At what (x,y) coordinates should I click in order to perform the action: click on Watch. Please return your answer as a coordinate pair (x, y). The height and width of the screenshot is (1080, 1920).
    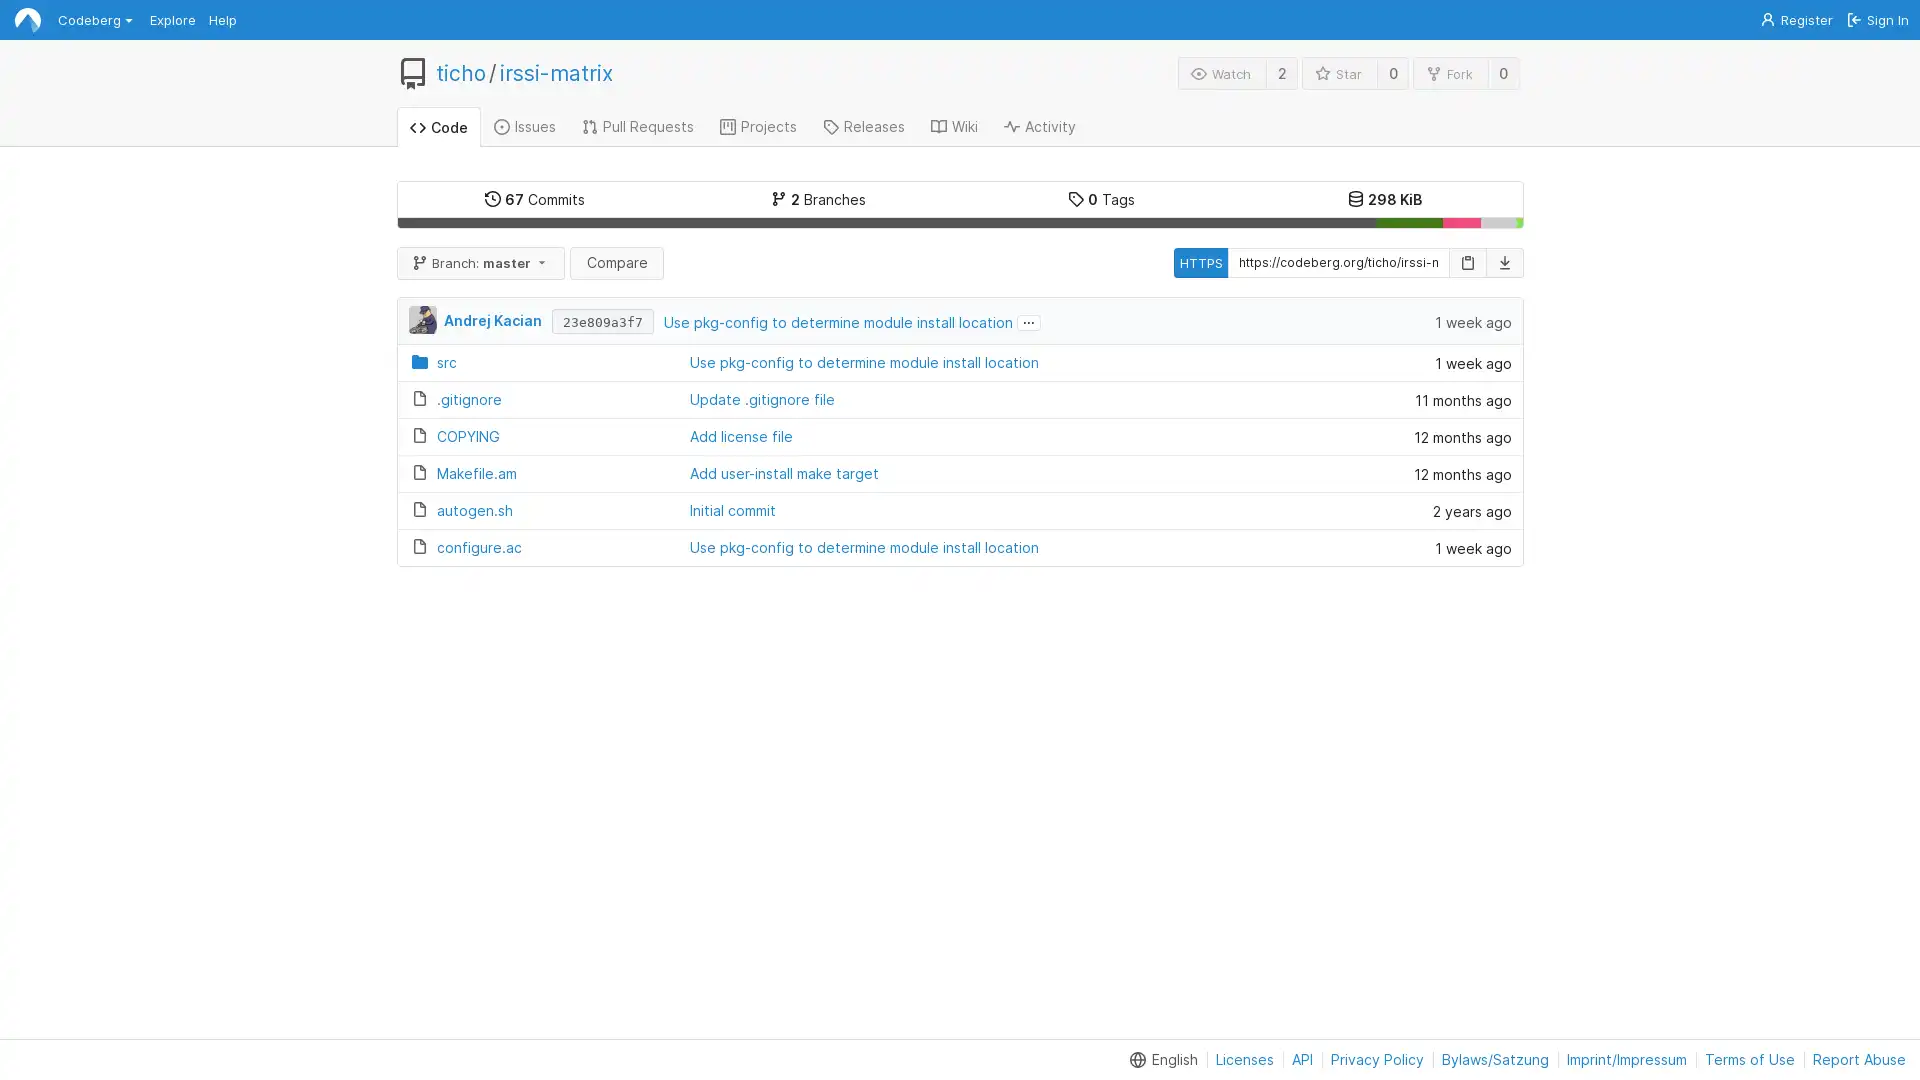
    Looking at the image, I should click on (1221, 72).